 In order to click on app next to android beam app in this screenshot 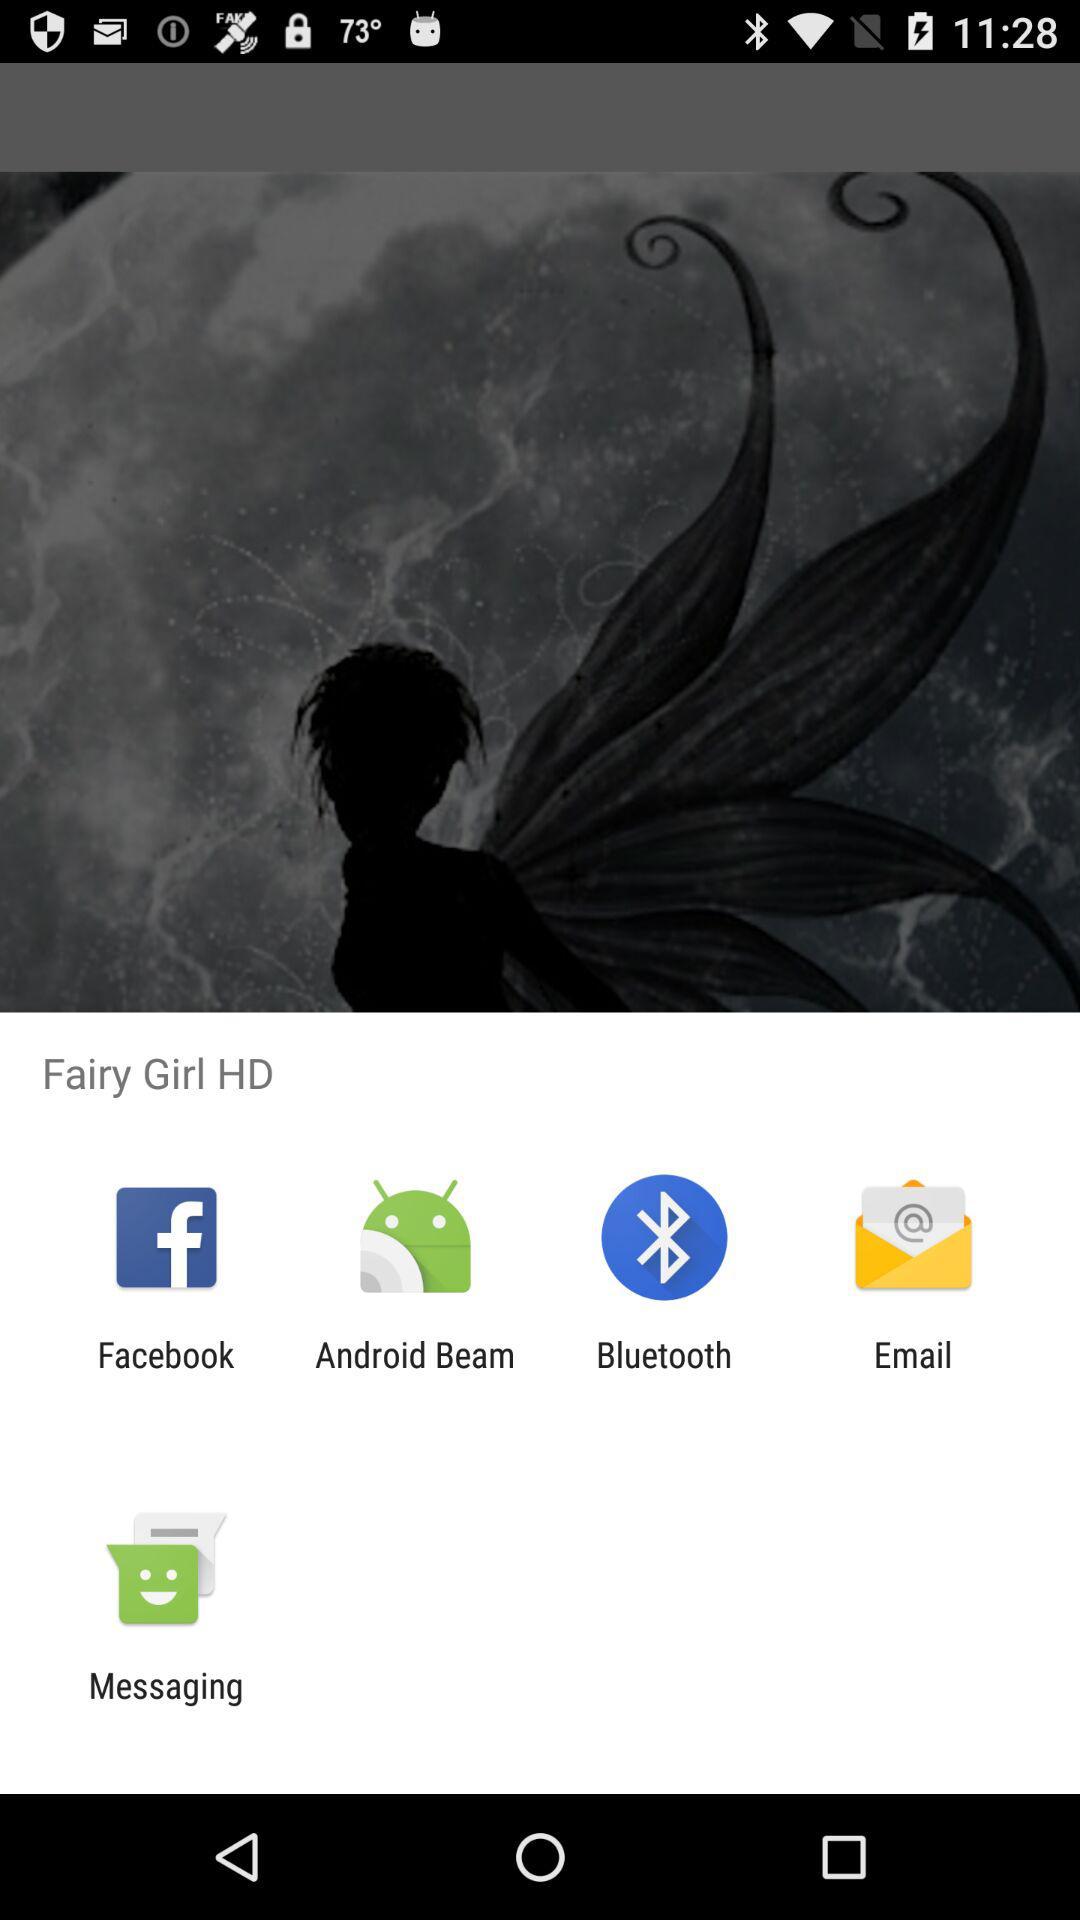, I will do `click(664, 1374)`.